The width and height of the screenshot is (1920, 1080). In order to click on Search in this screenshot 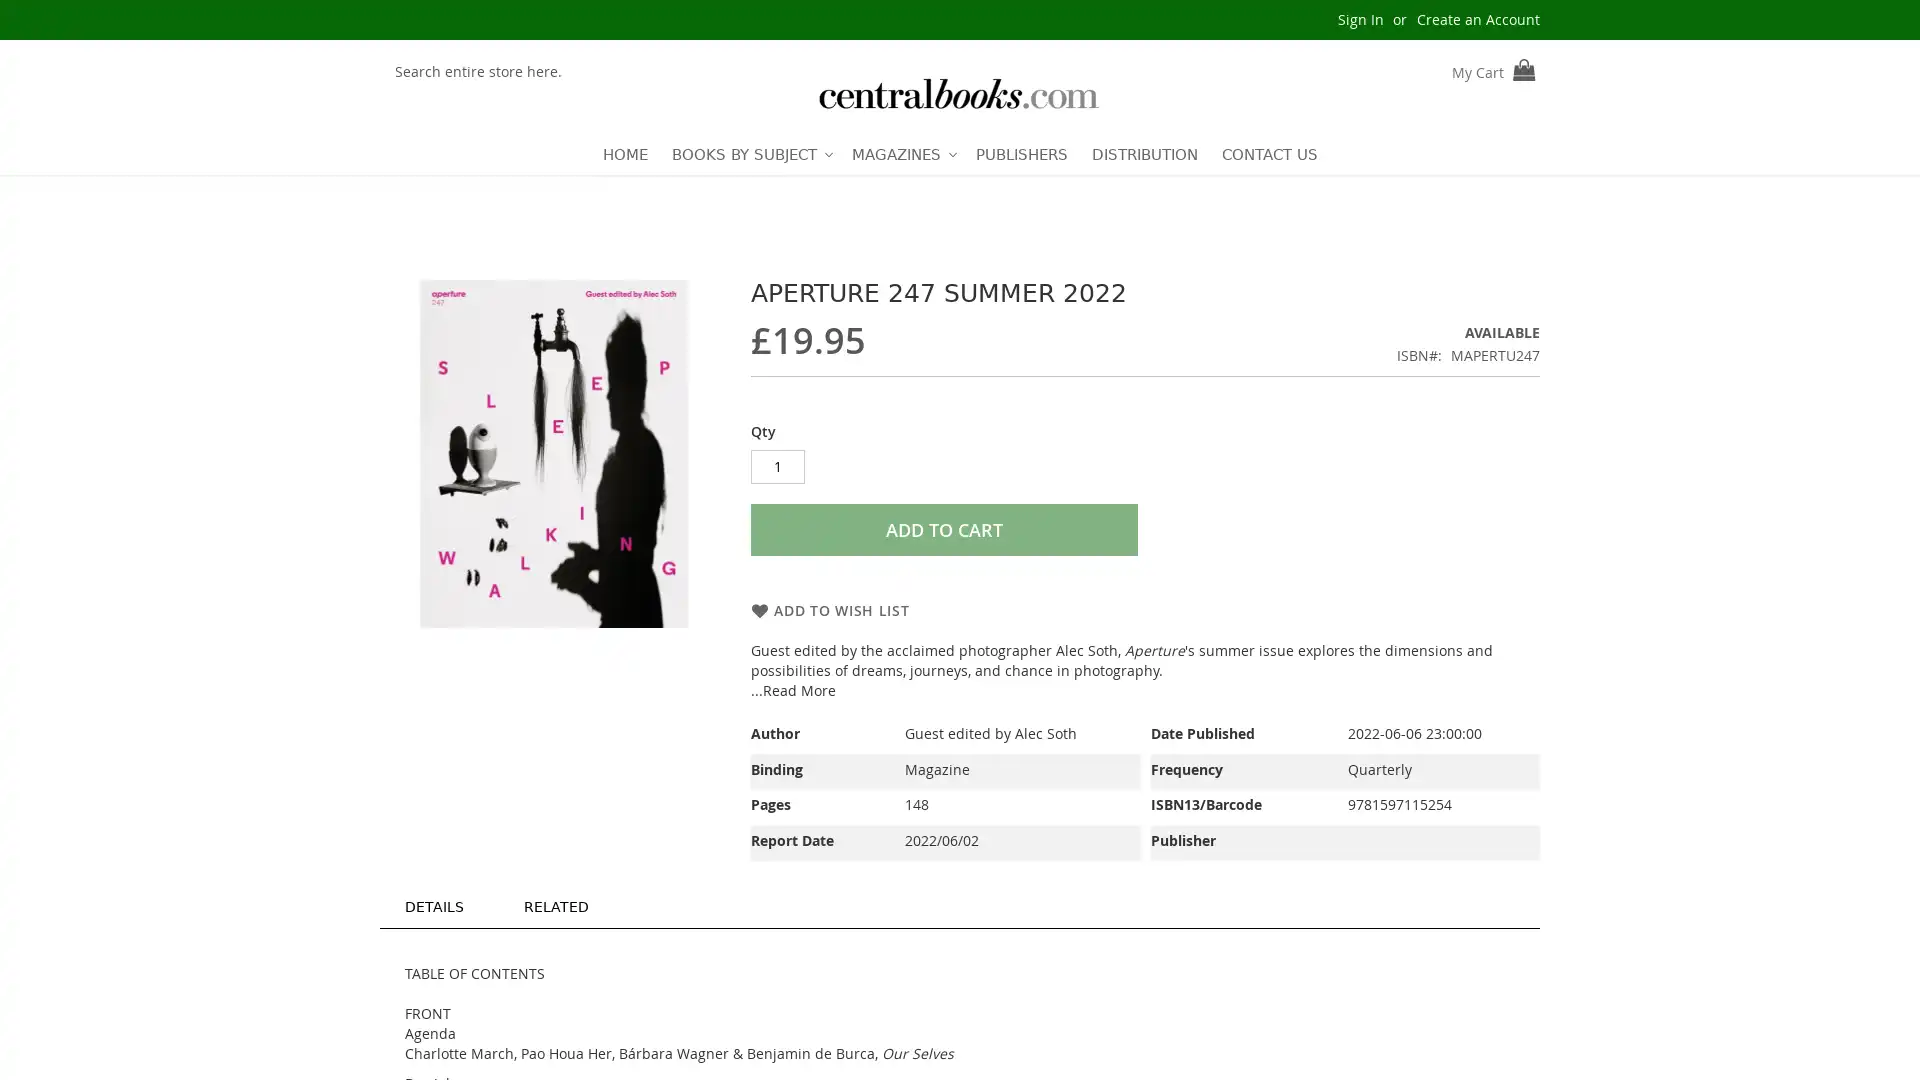, I will do `click(616, 68)`.